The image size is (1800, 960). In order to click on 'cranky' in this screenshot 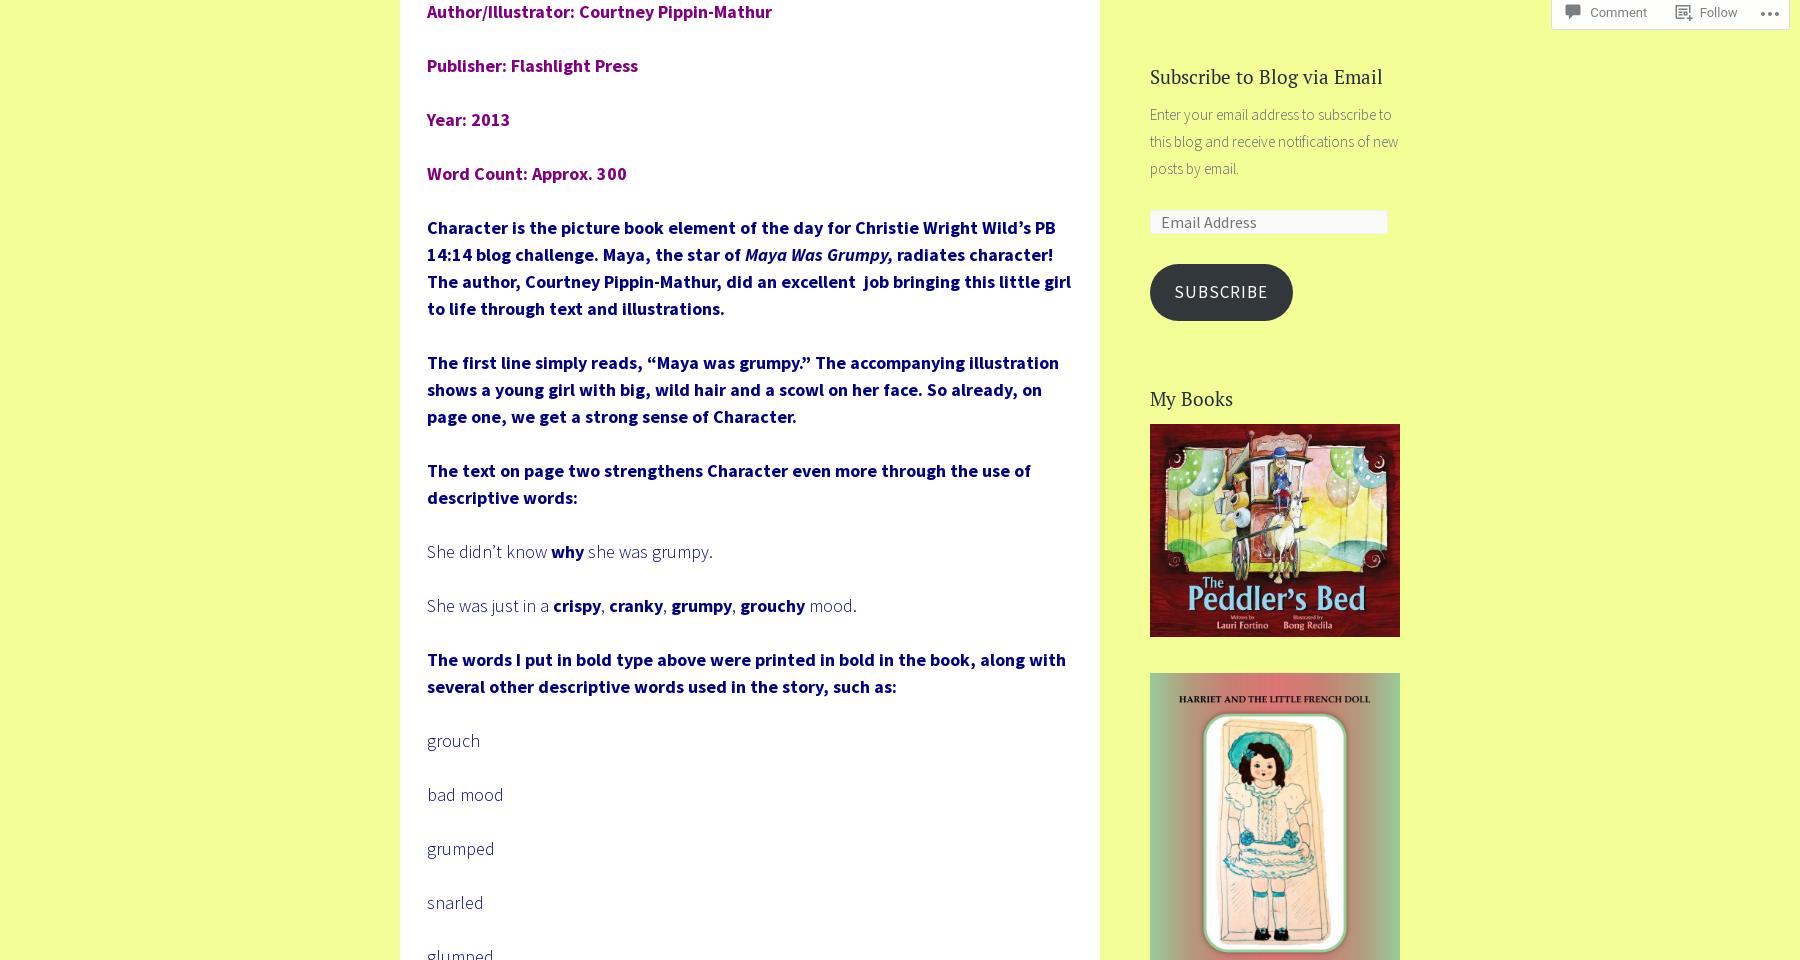, I will do `click(635, 603)`.